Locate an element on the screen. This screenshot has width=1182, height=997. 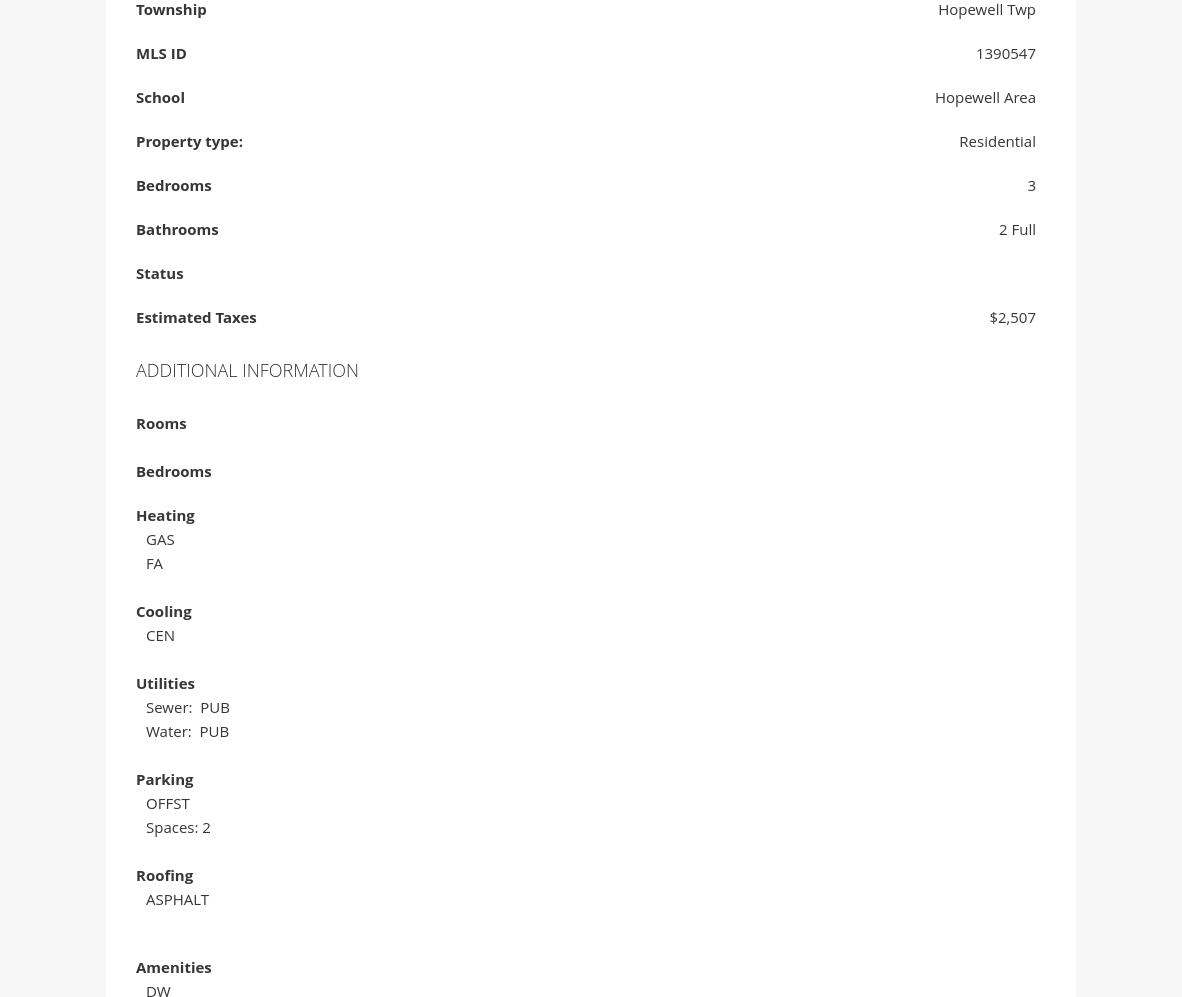
'Amenities' is located at coordinates (173, 968).